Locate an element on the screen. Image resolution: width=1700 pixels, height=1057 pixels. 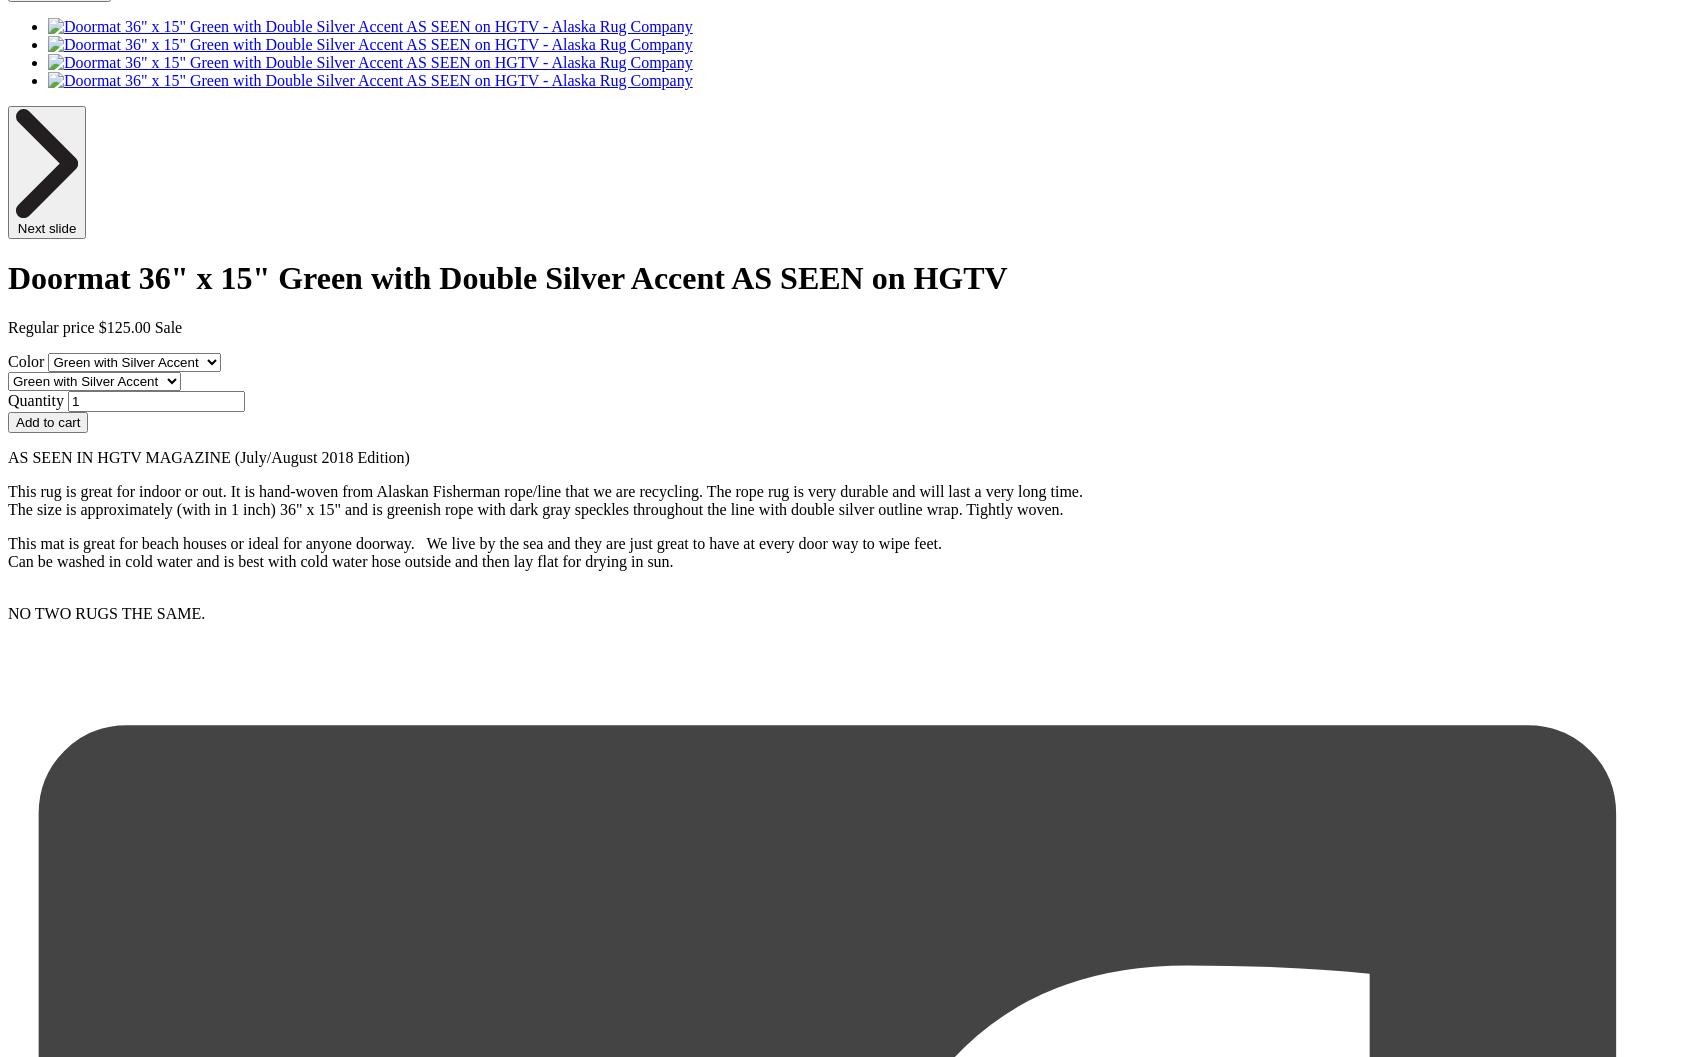
'Can be washed in cold water and is best with cold water hose outside and then lay flat for drying in sun.' is located at coordinates (7, 559).